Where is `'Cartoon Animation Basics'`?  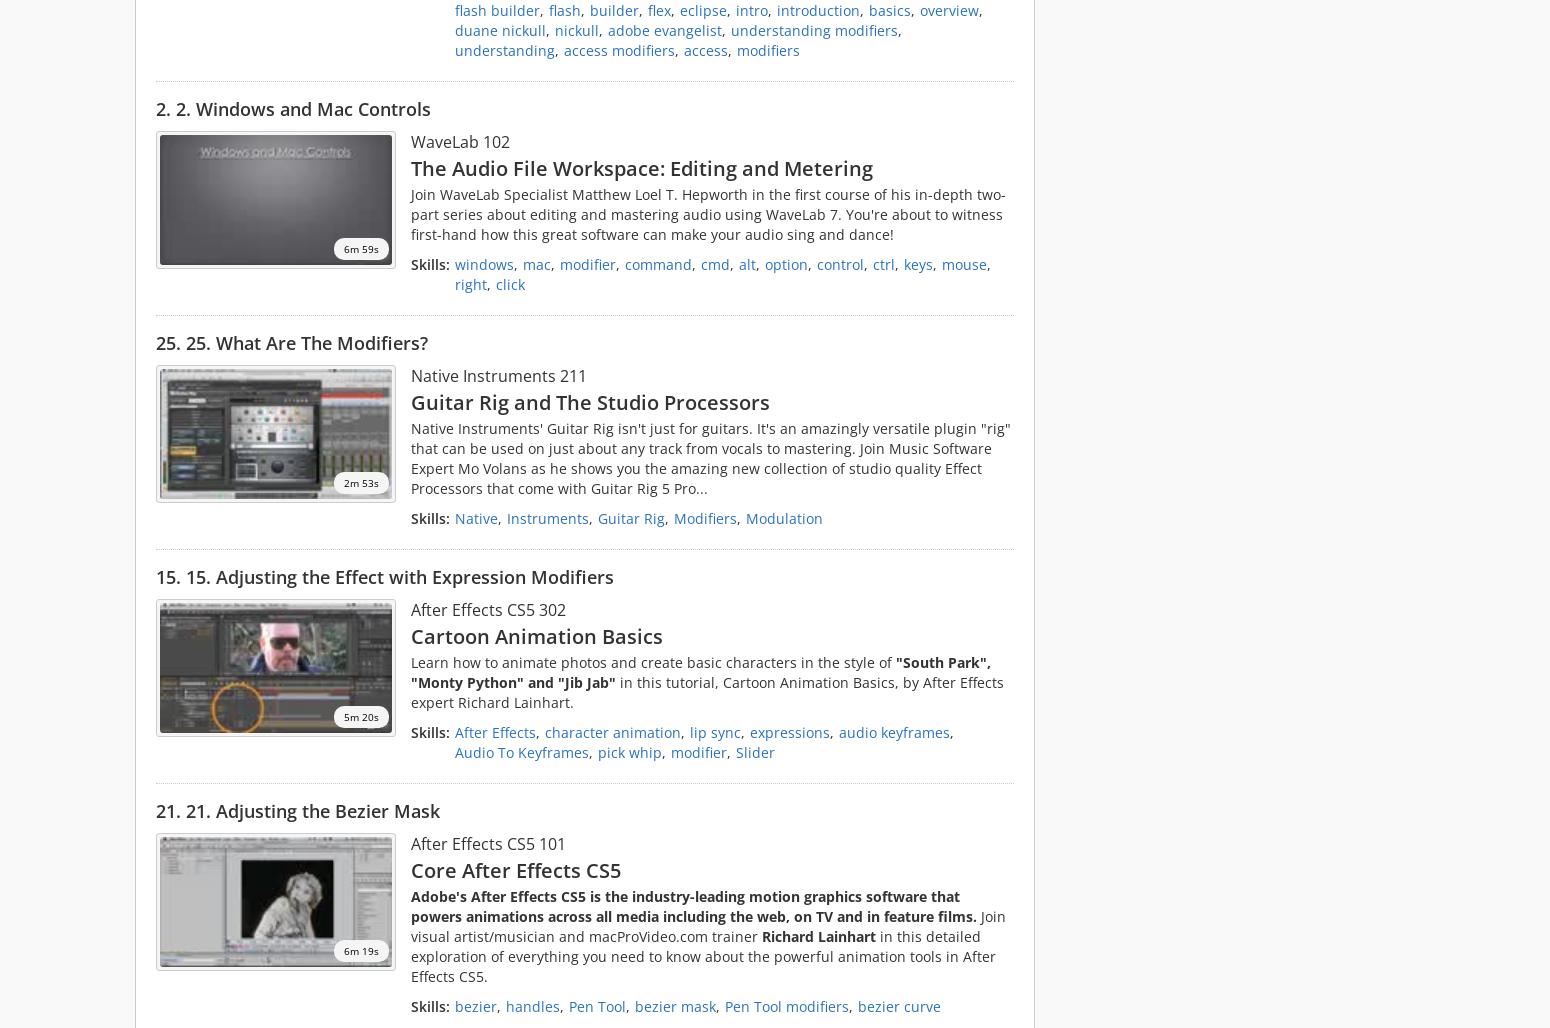
'Cartoon Animation Basics' is located at coordinates (536, 634).